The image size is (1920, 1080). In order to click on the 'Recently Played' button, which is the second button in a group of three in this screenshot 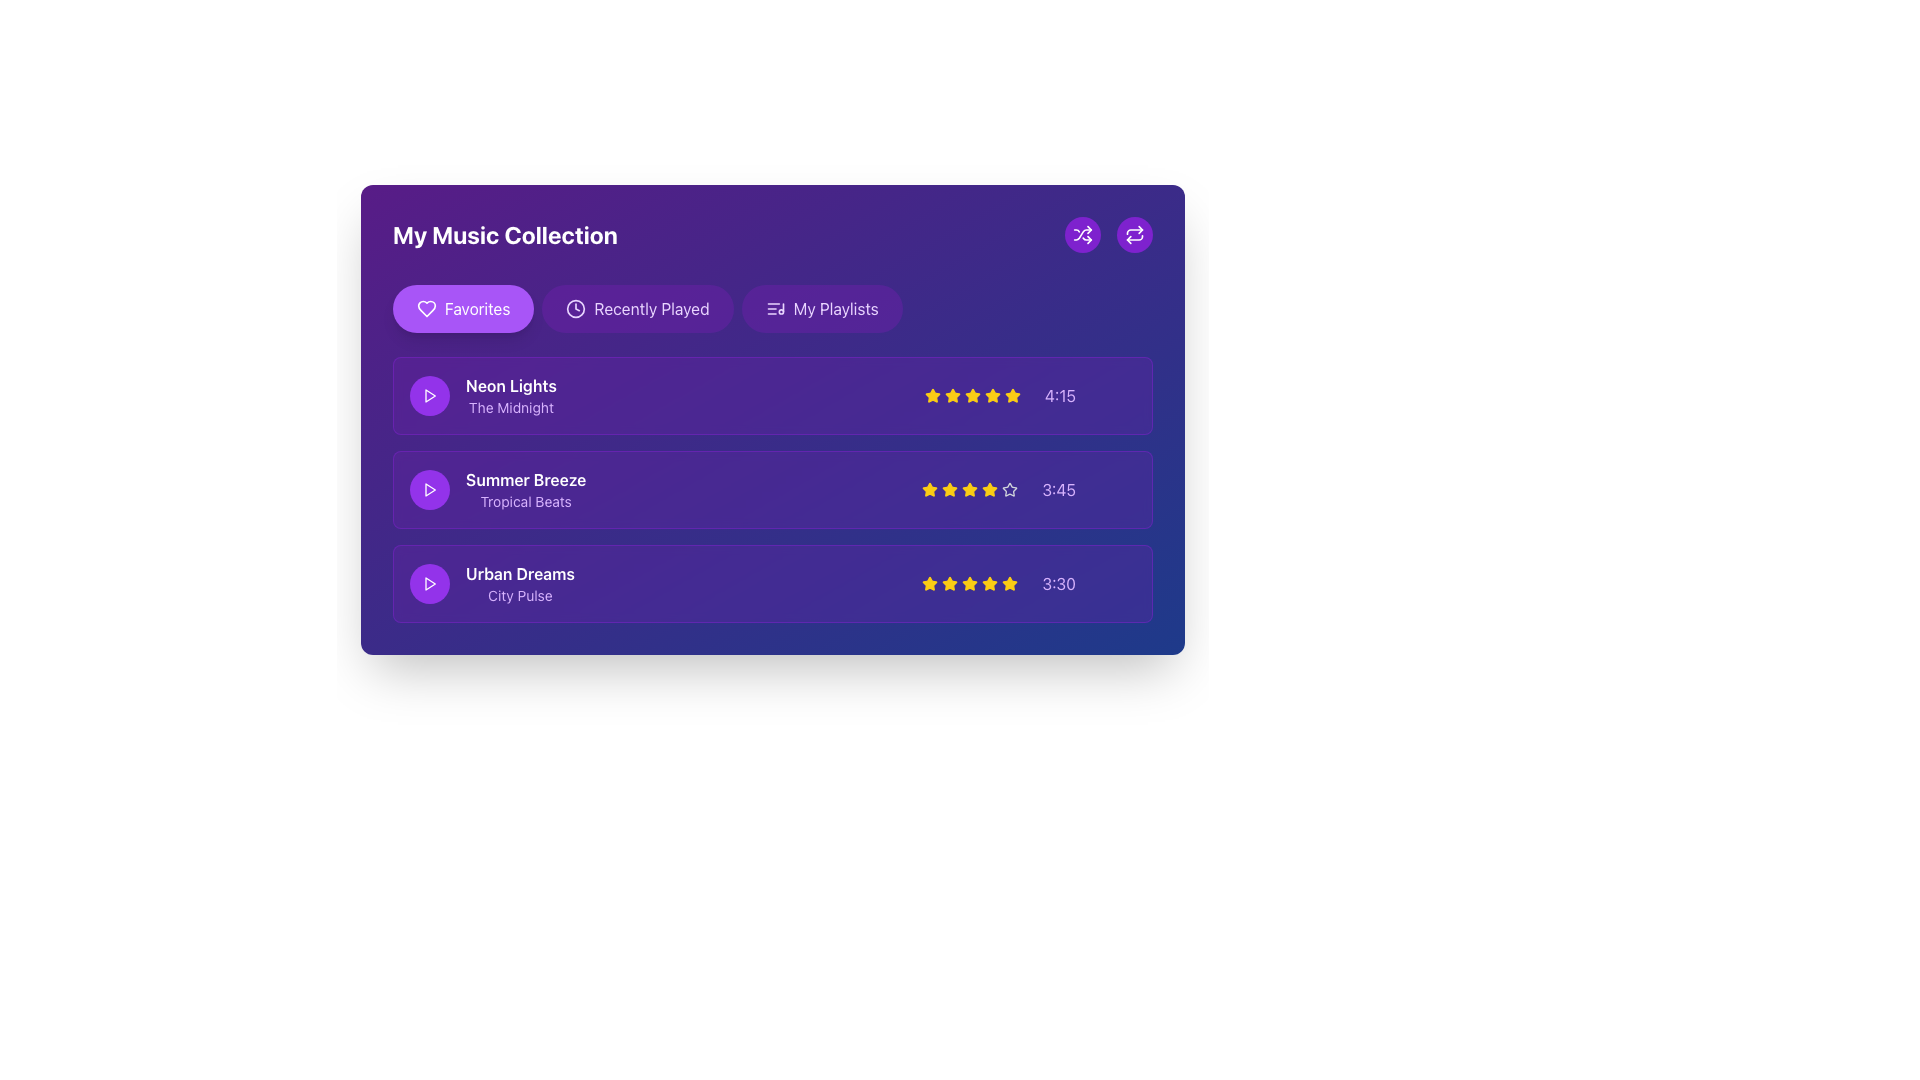, I will do `click(637, 308)`.